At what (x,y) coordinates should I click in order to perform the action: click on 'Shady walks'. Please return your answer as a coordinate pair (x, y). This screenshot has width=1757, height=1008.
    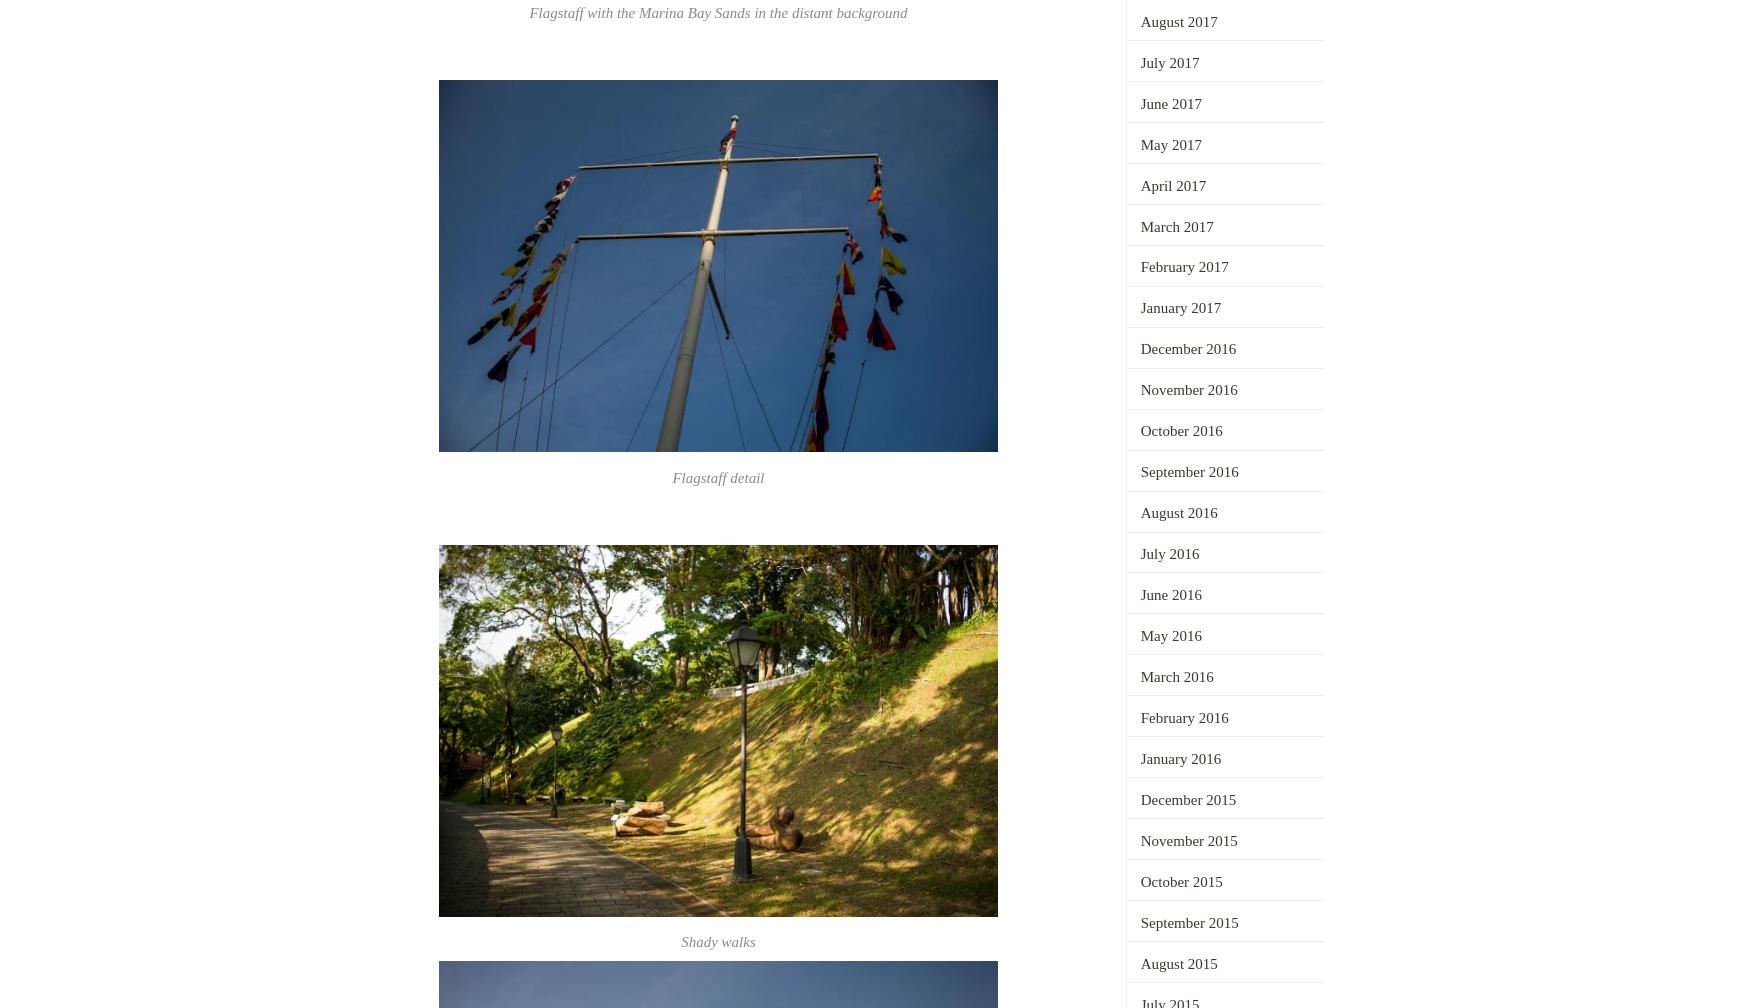
    Looking at the image, I should click on (717, 941).